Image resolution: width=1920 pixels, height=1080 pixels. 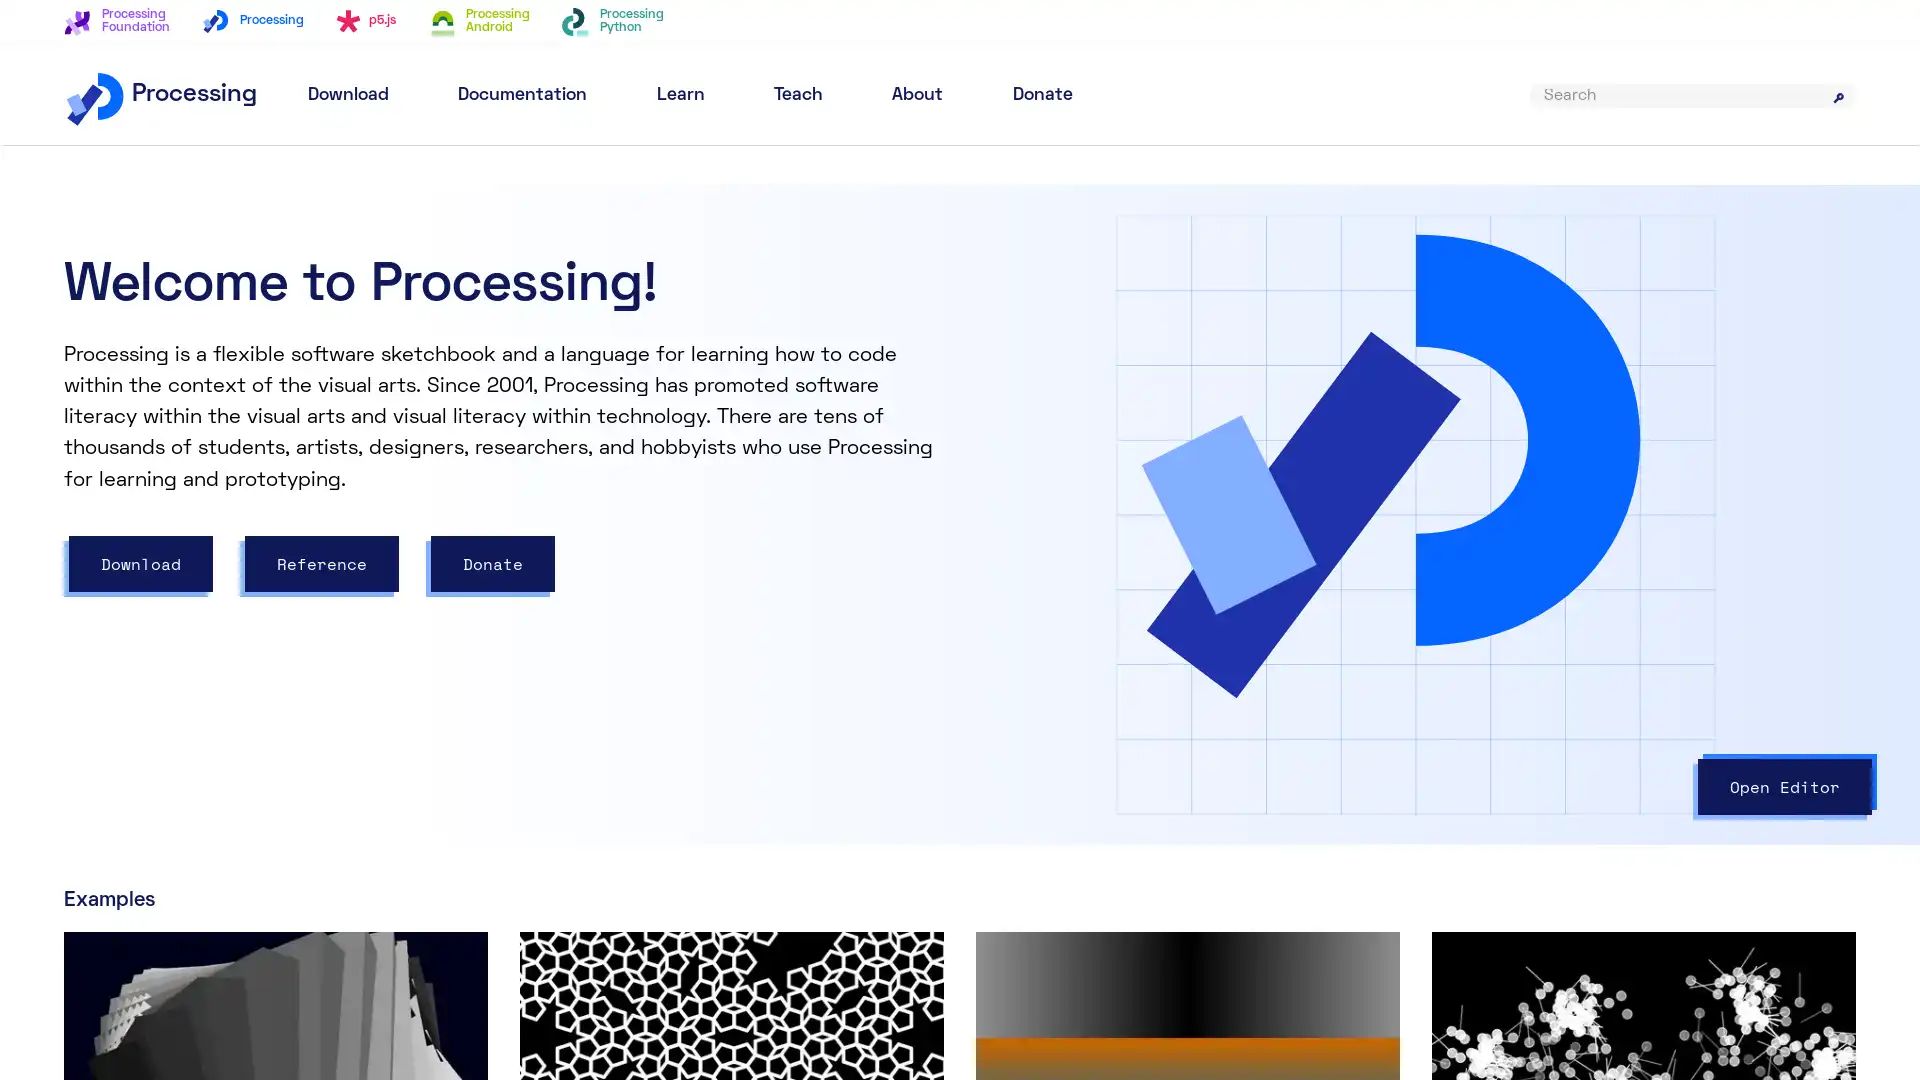 I want to click on change position, so click(x=1193, y=616).